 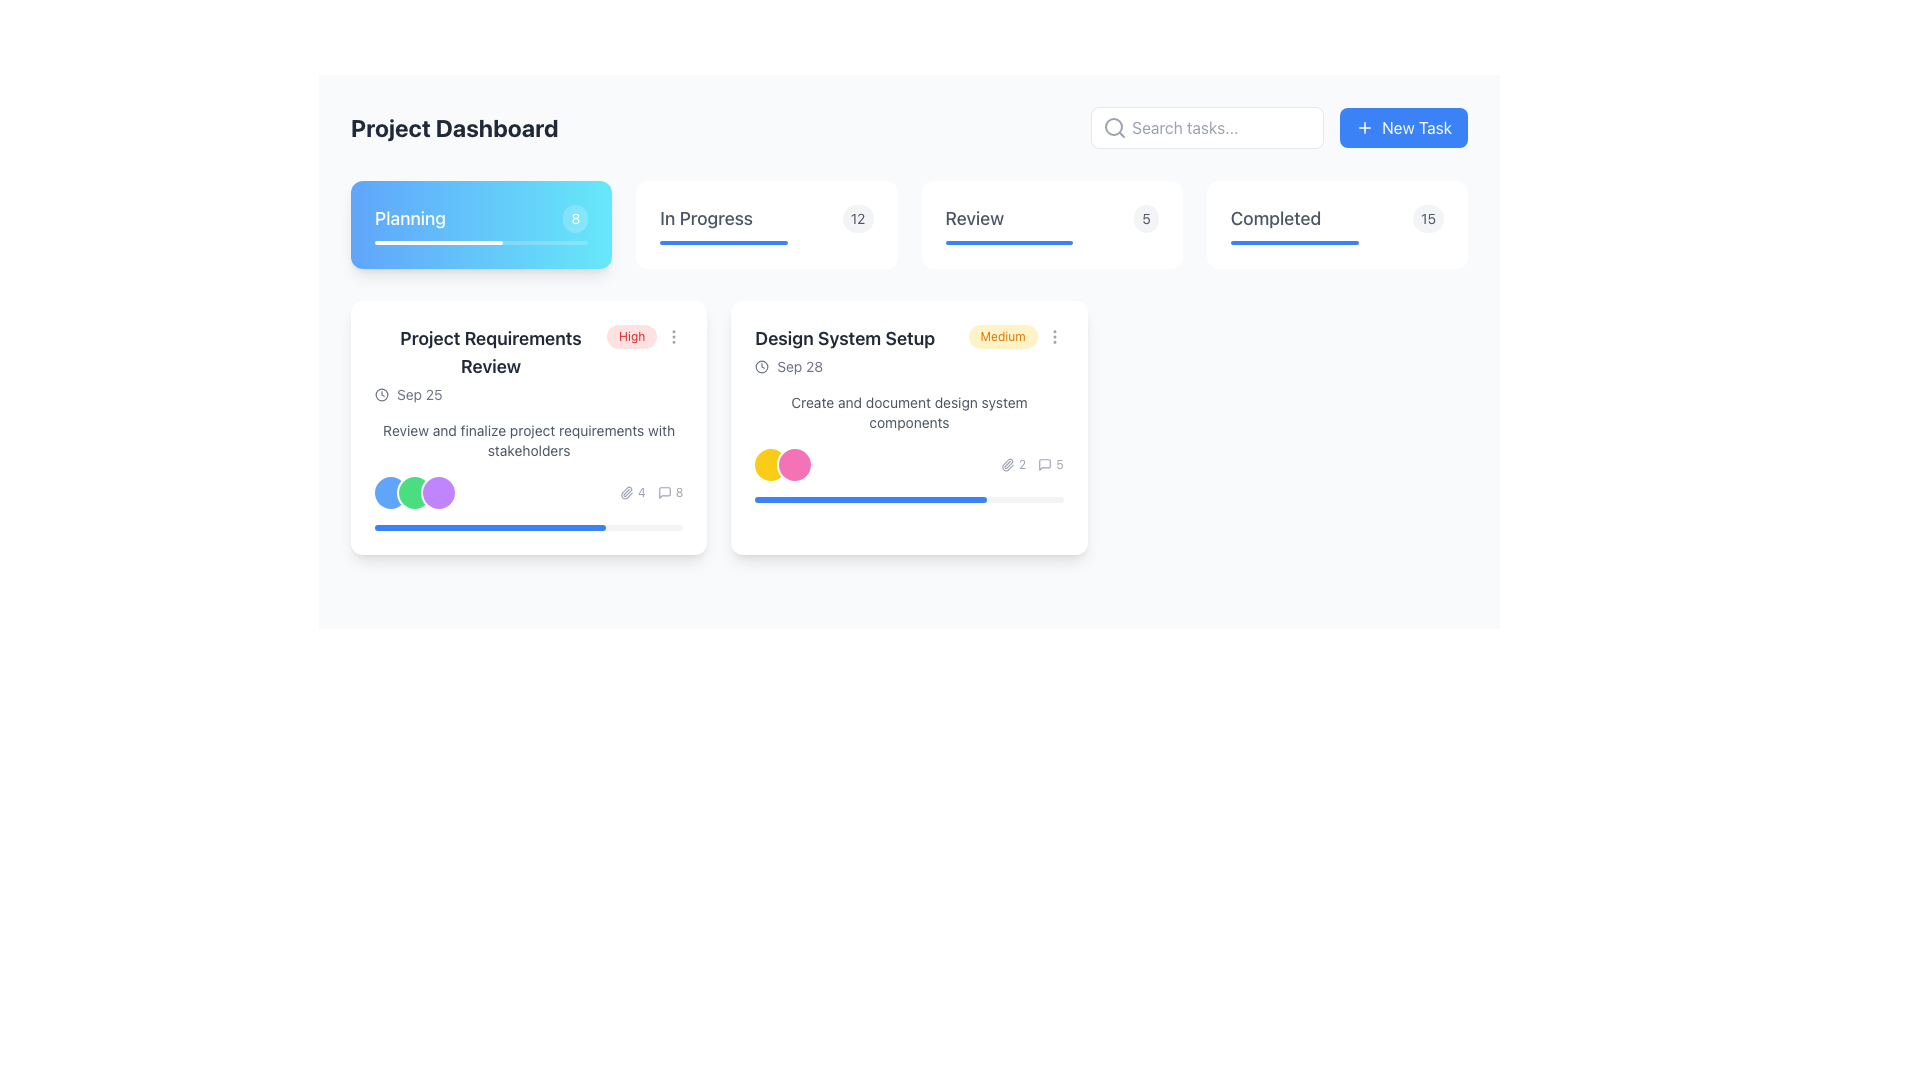 I want to click on the icon located in the bottom-right region of the 'Design System Setup' card for informational purposes, so click(x=1007, y=465).